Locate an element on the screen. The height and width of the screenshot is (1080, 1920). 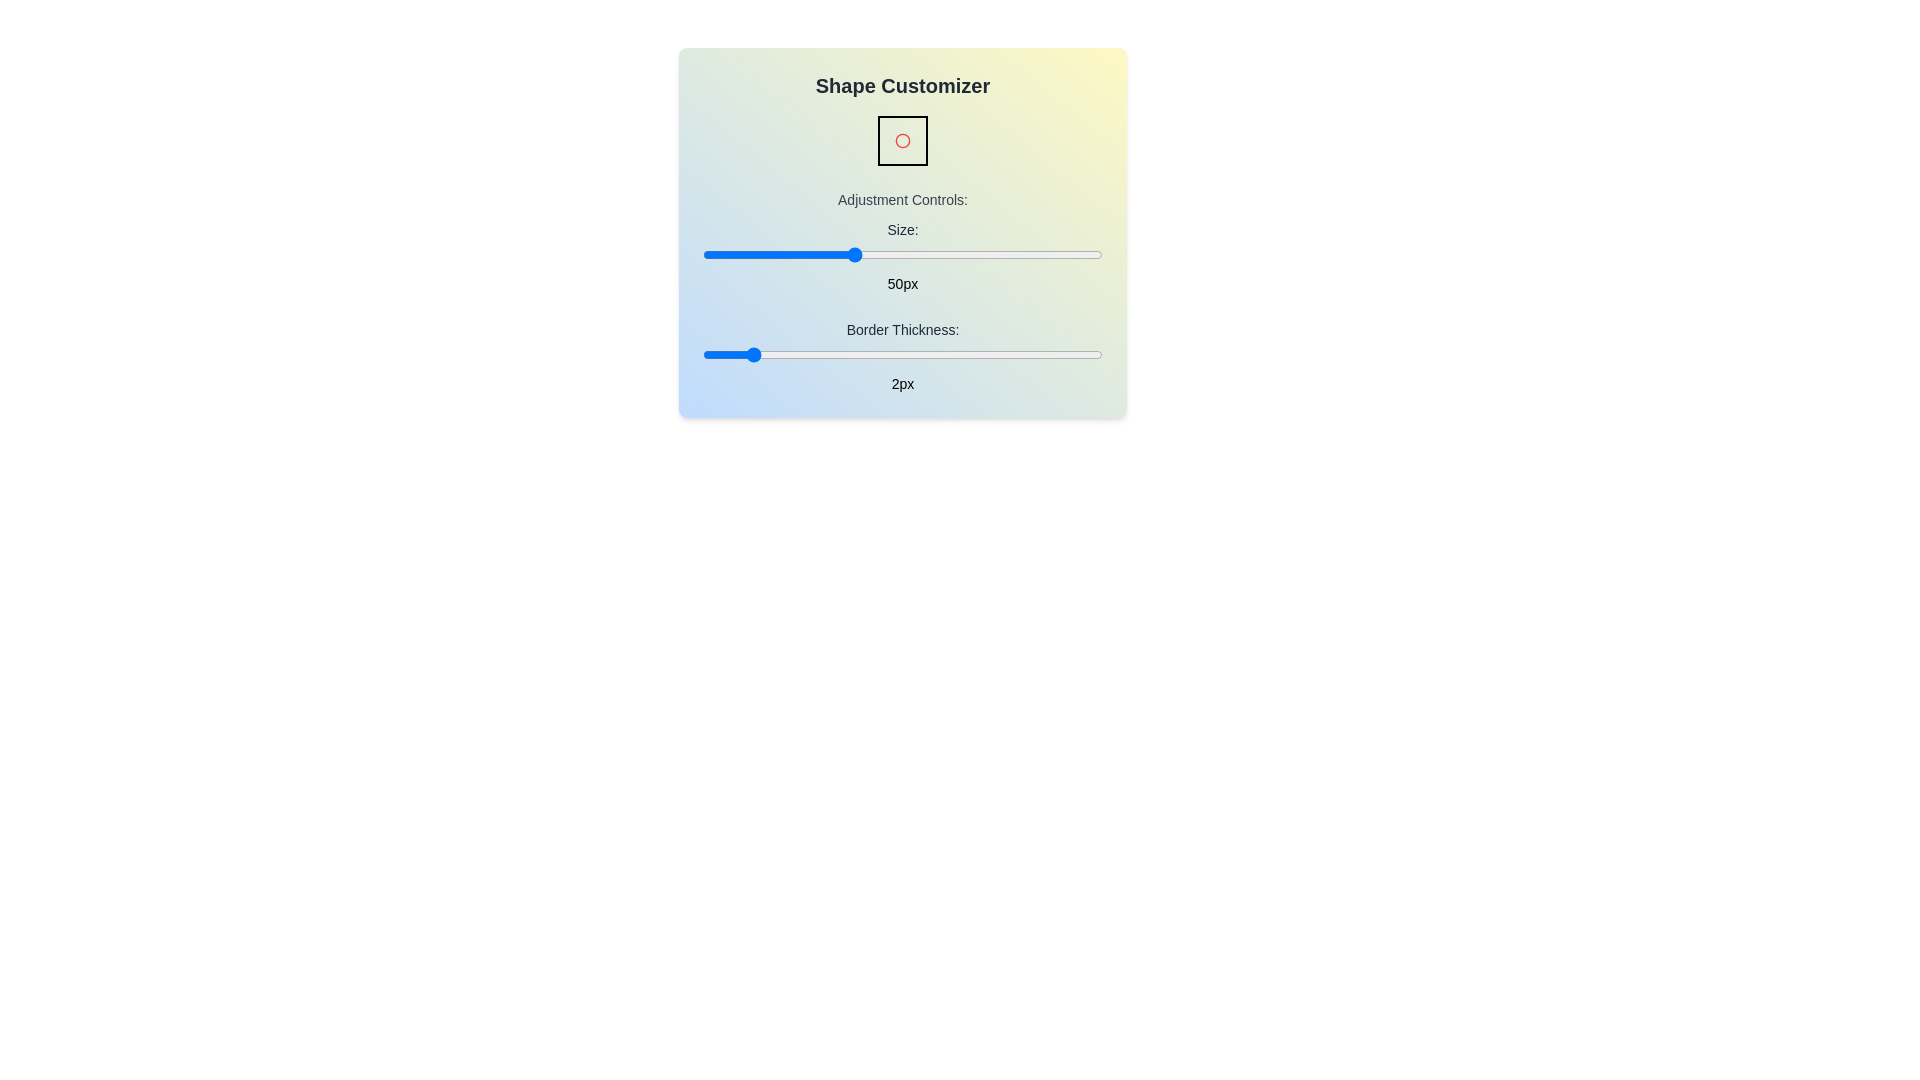
the 'Size' slider to set the size to 97 pixels is located at coordinates (1087, 253).